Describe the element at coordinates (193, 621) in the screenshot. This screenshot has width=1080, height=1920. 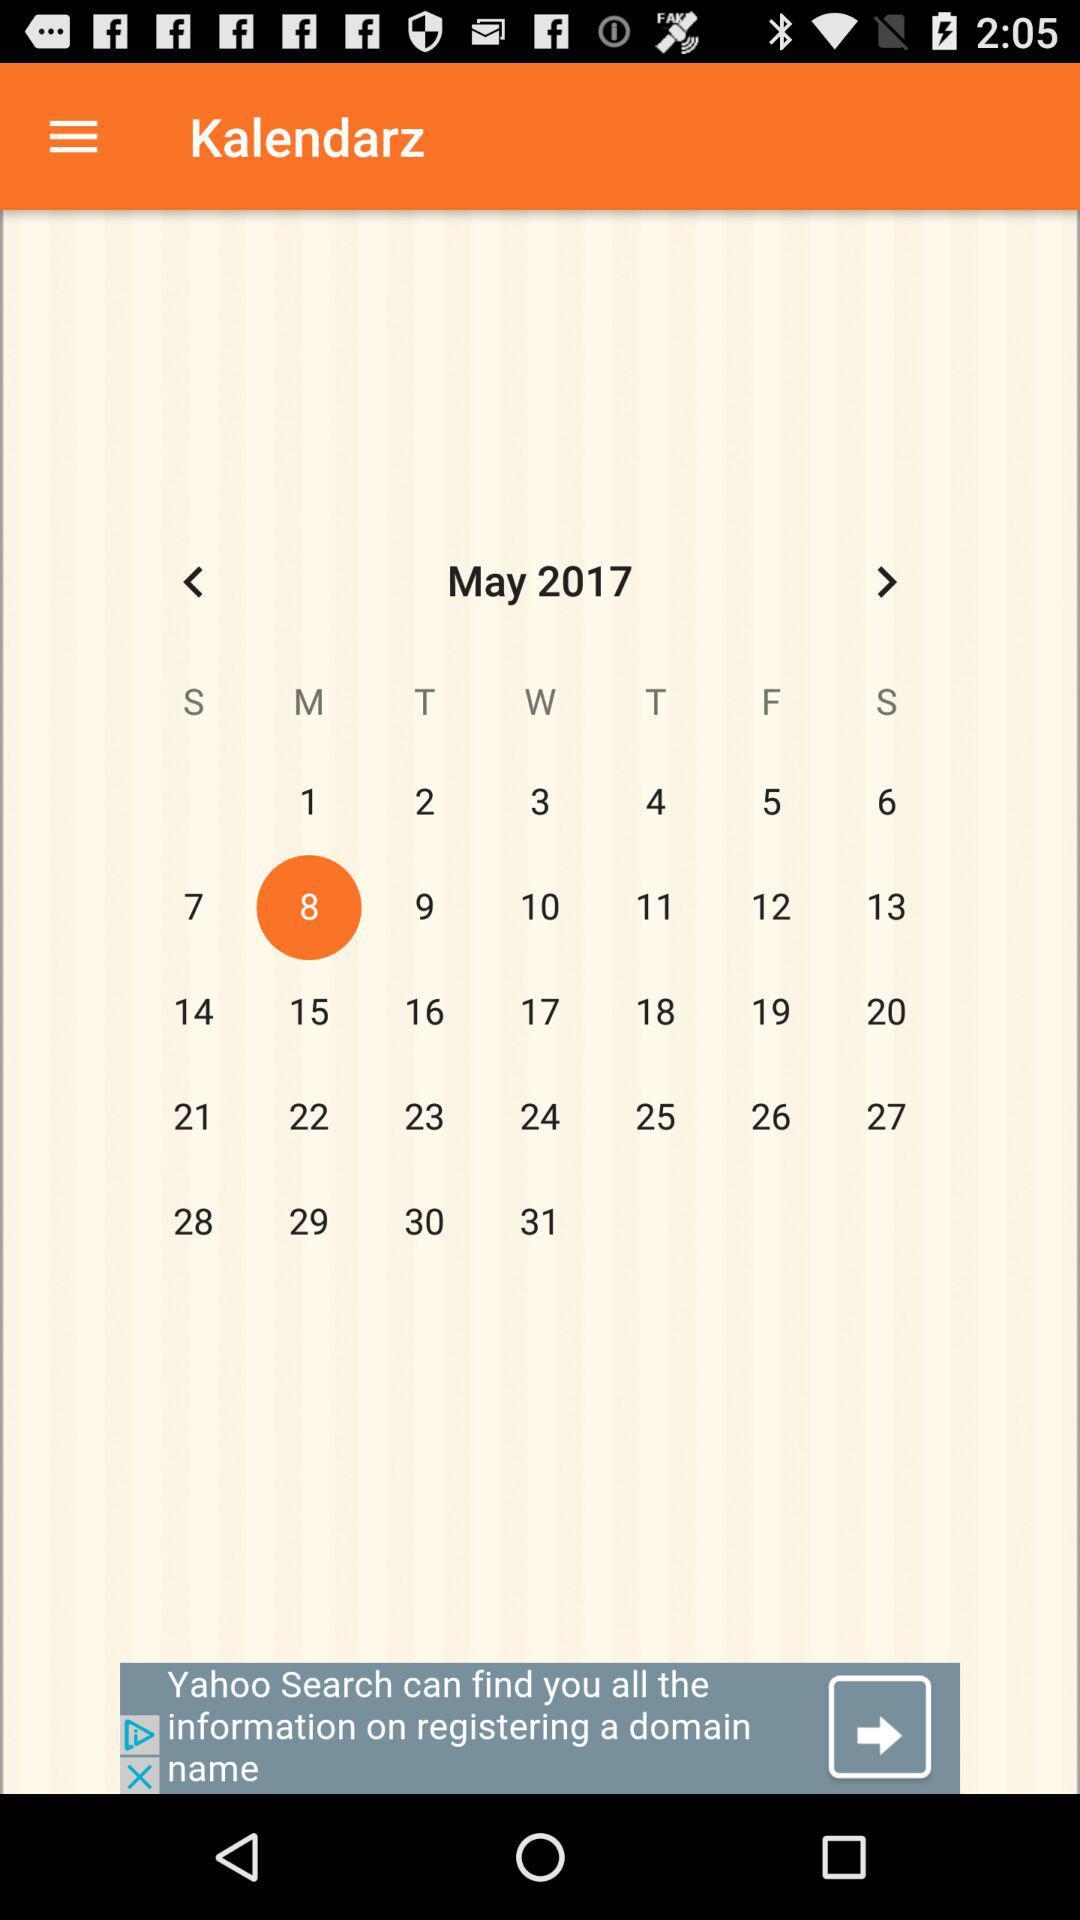
I see `the arrow_backward icon` at that location.